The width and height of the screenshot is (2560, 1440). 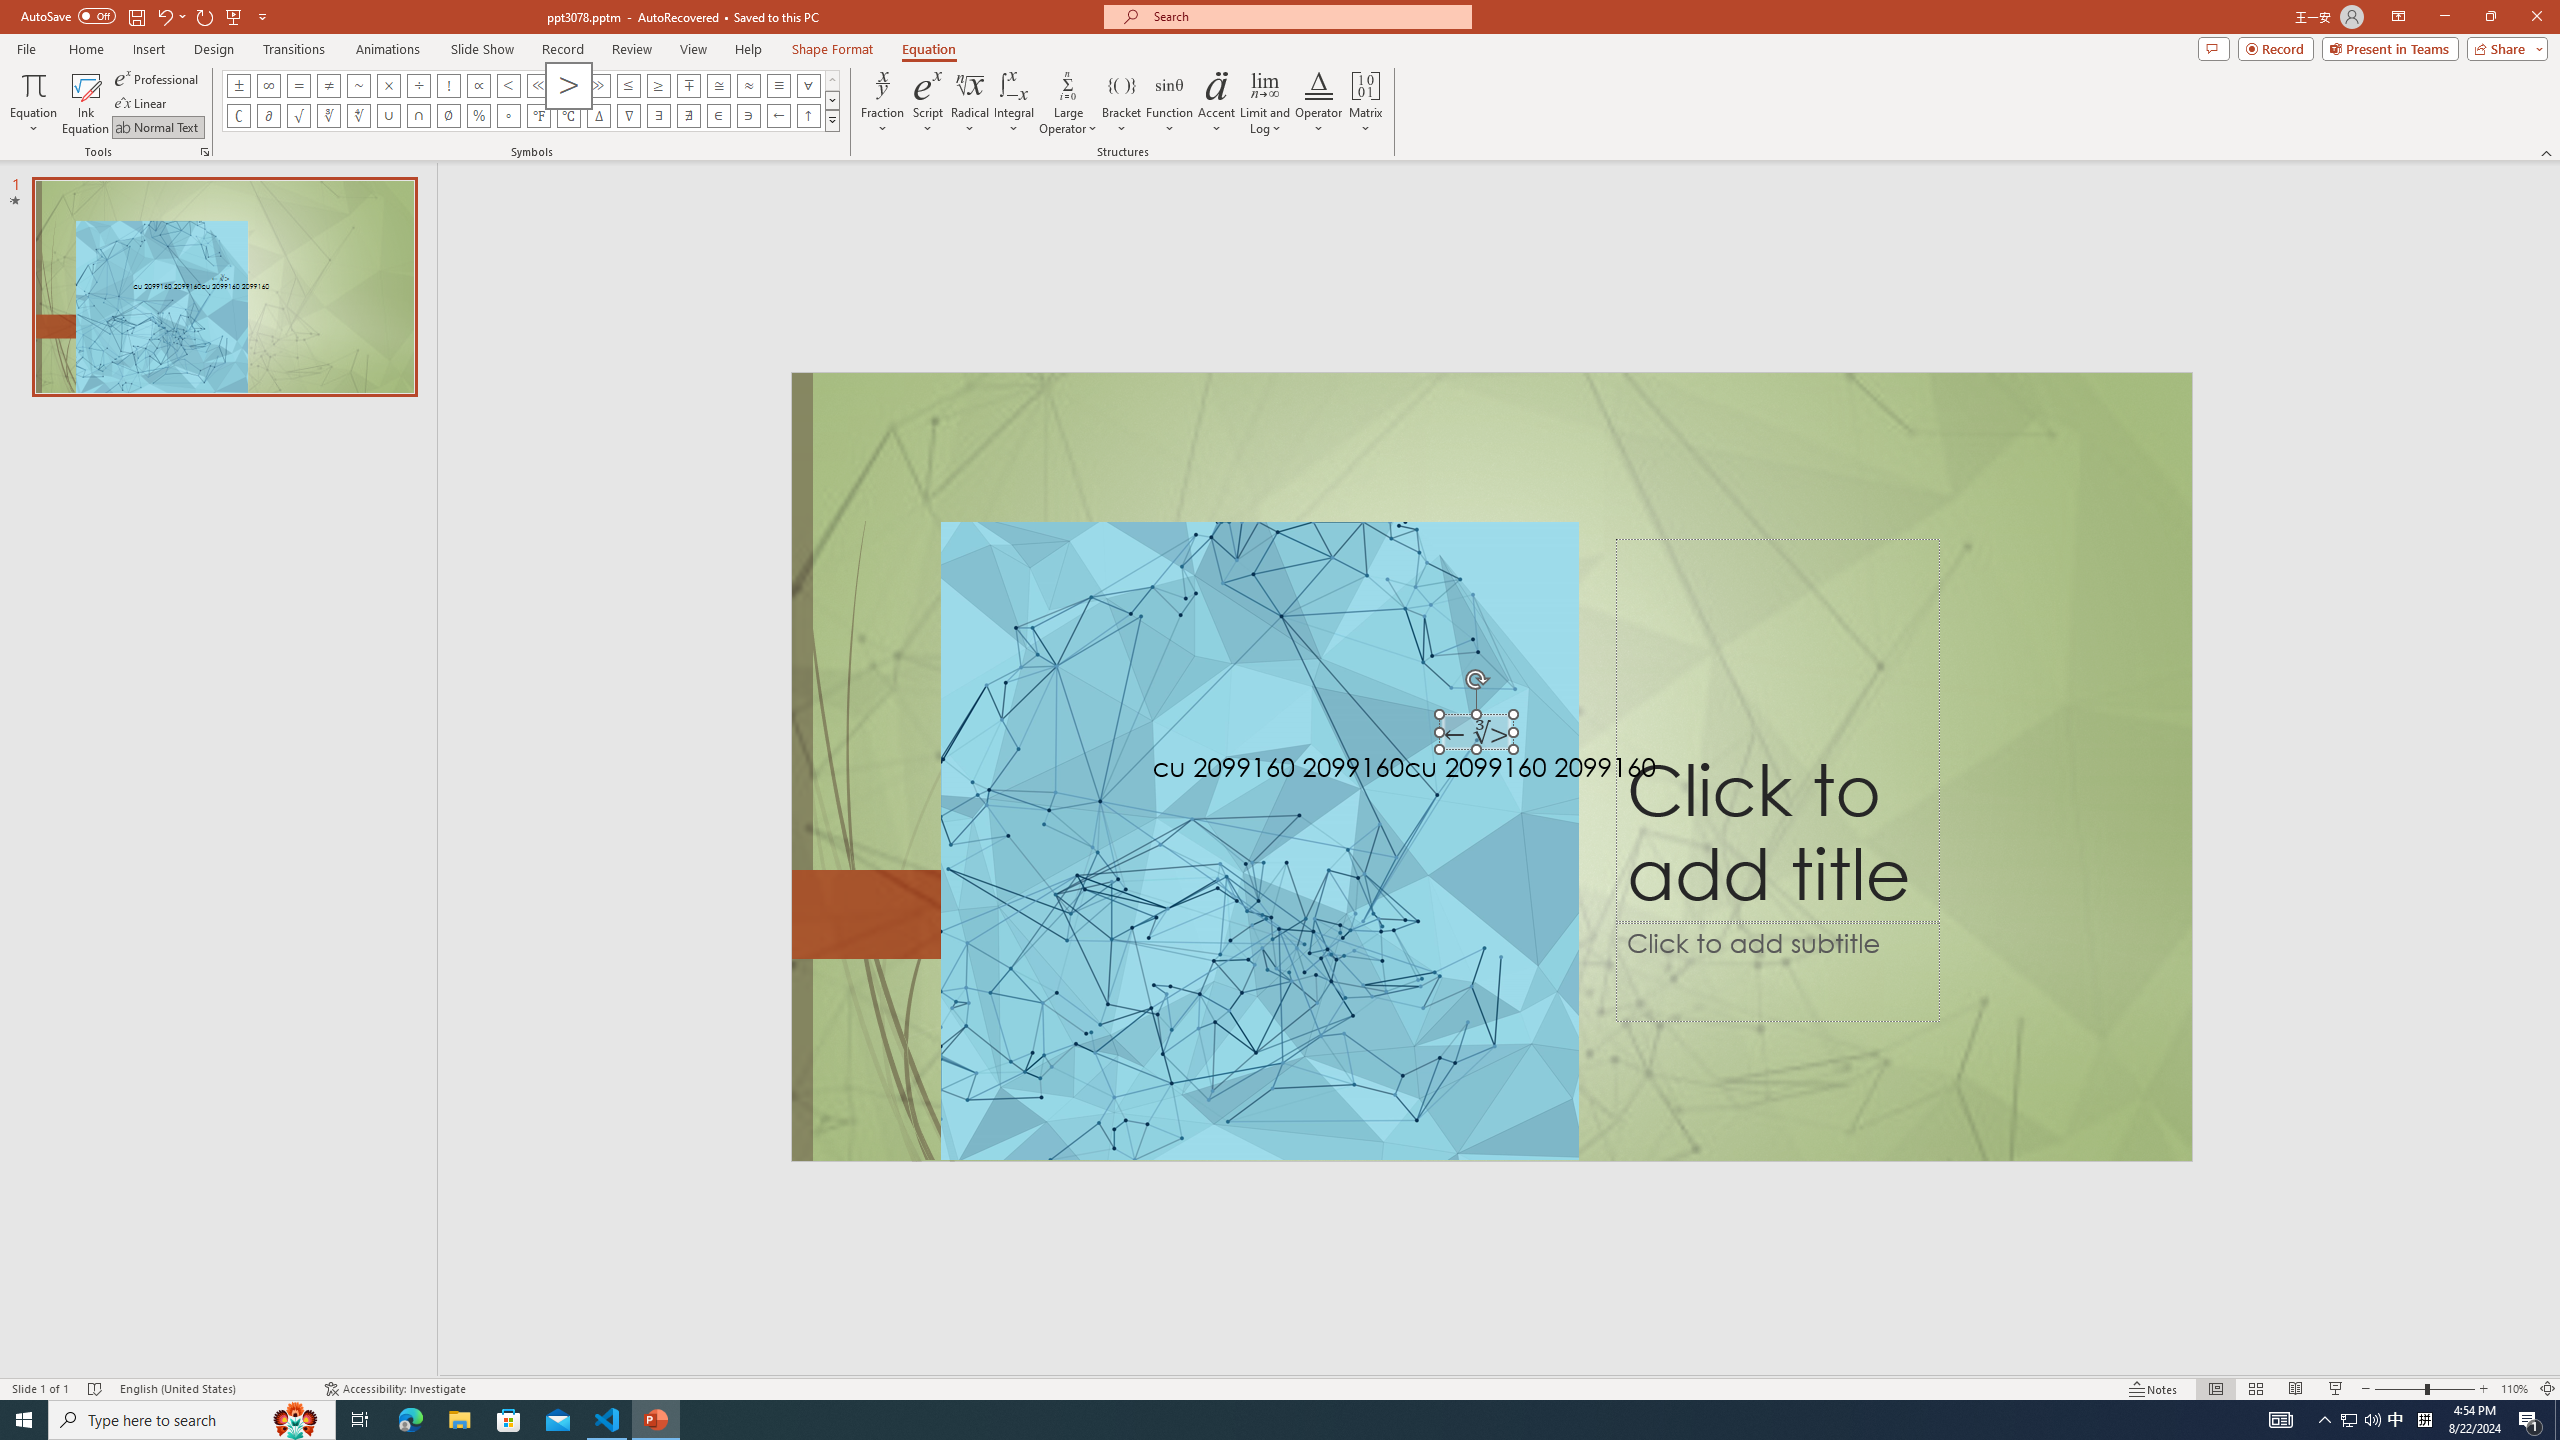 What do you see at coordinates (628, 84) in the screenshot?
I see `'Equation Symbol Less Than or Equal To'` at bounding box center [628, 84].